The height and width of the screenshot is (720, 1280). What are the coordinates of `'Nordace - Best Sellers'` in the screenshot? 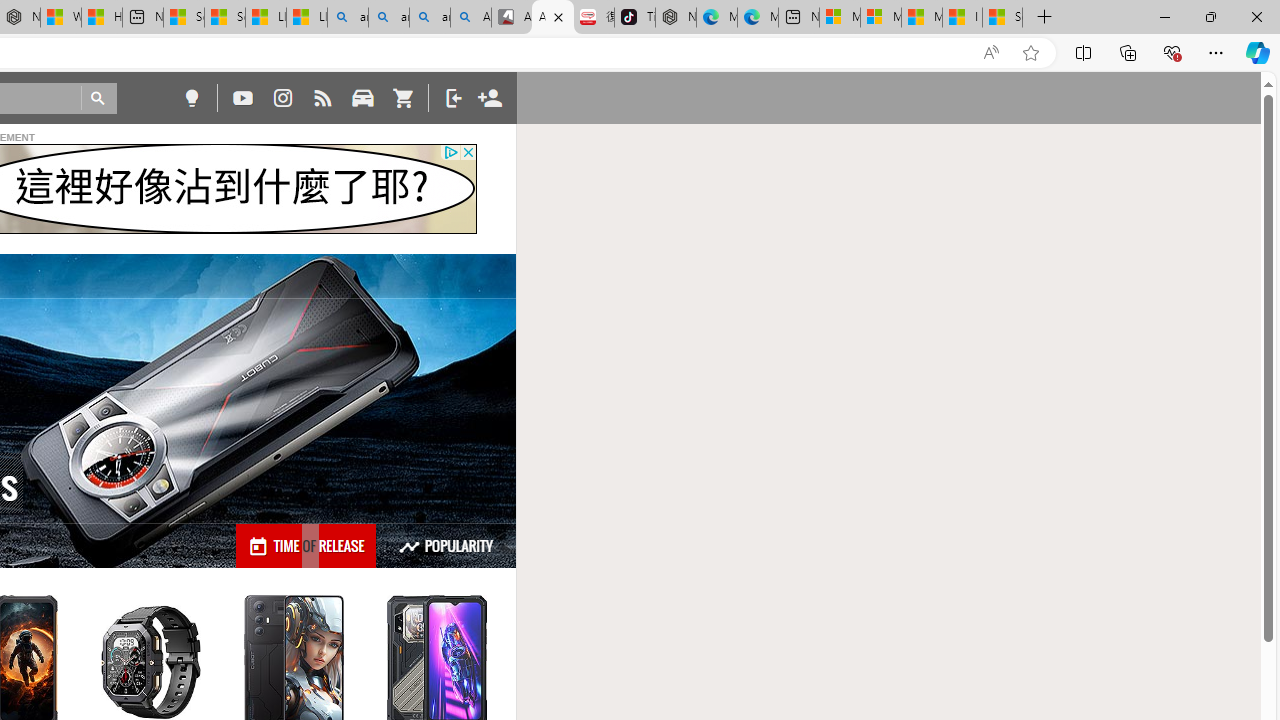 It's located at (675, 17).